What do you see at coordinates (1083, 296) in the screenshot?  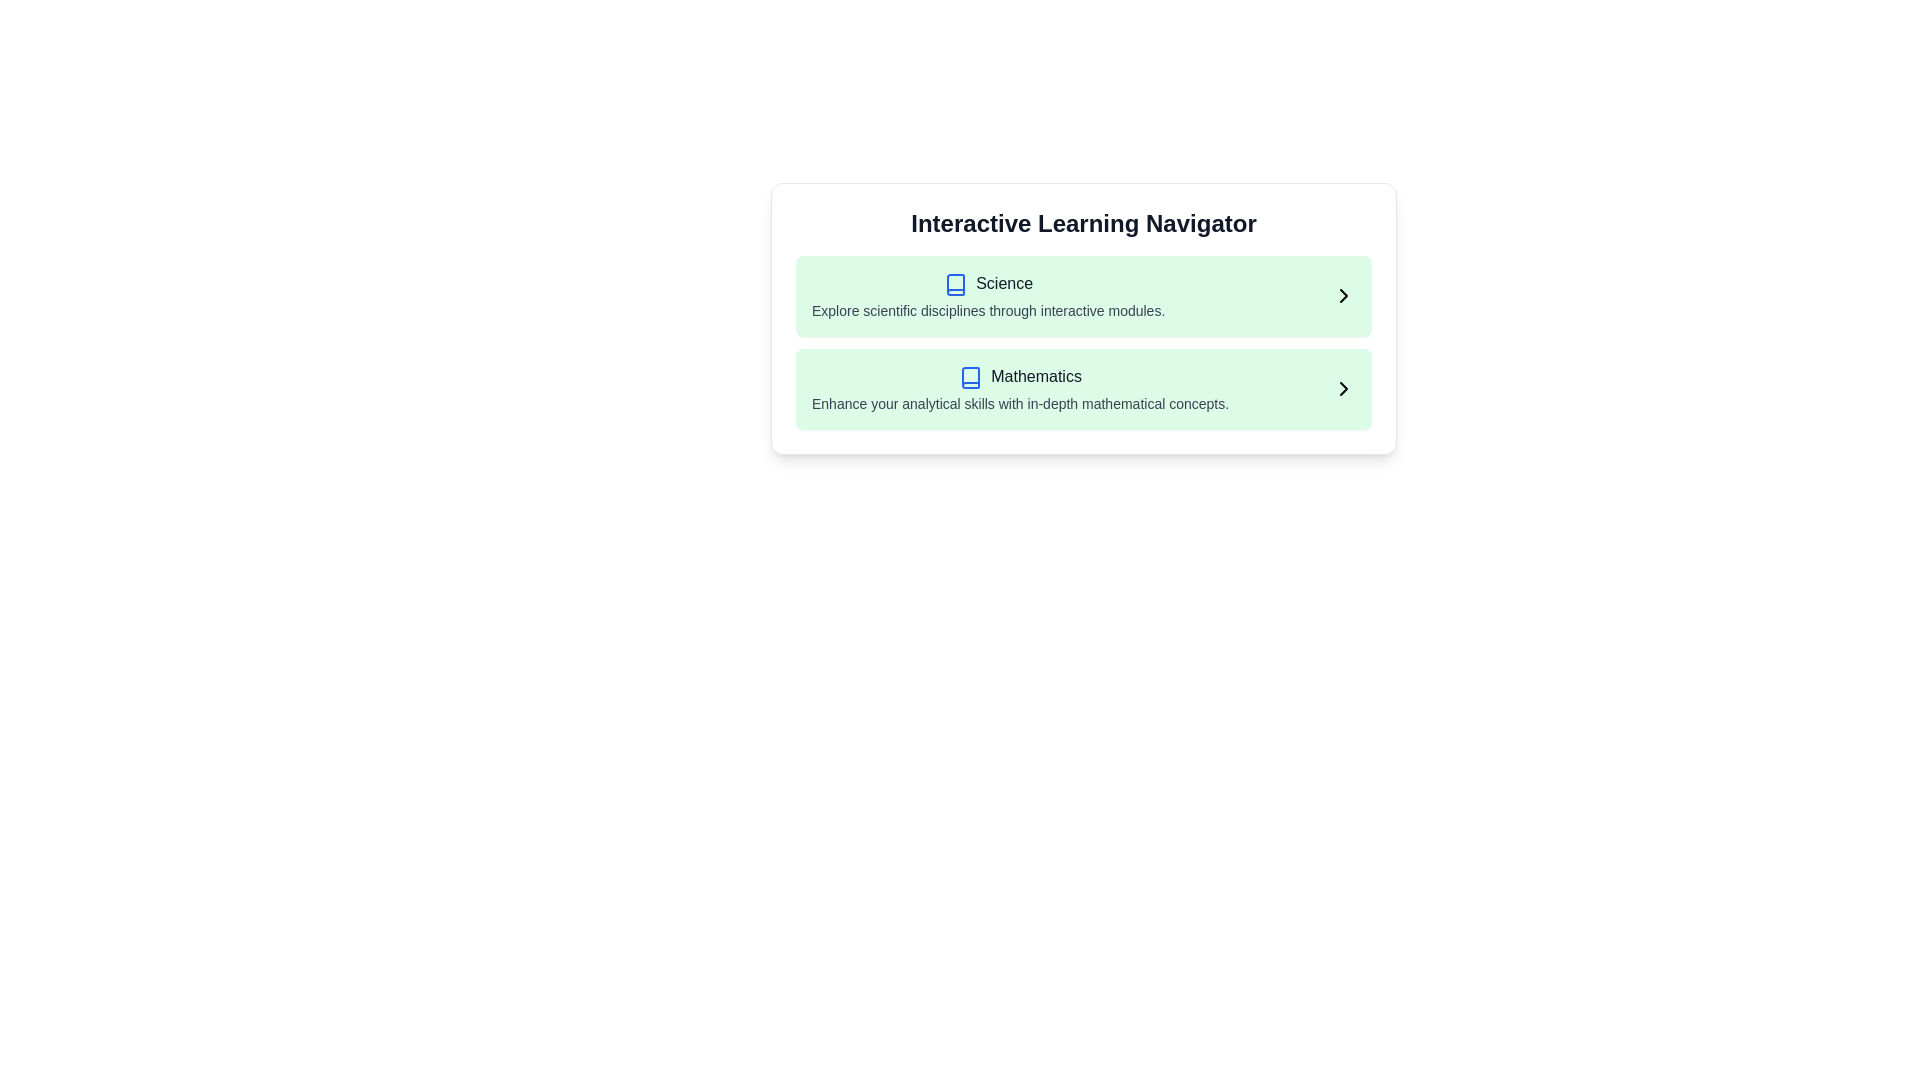 I see `the navigational option for exploring science-related content located at the top section of the 'Interactive Learning Navigator', just above the 'Mathematics' section` at bounding box center [1083, 296].